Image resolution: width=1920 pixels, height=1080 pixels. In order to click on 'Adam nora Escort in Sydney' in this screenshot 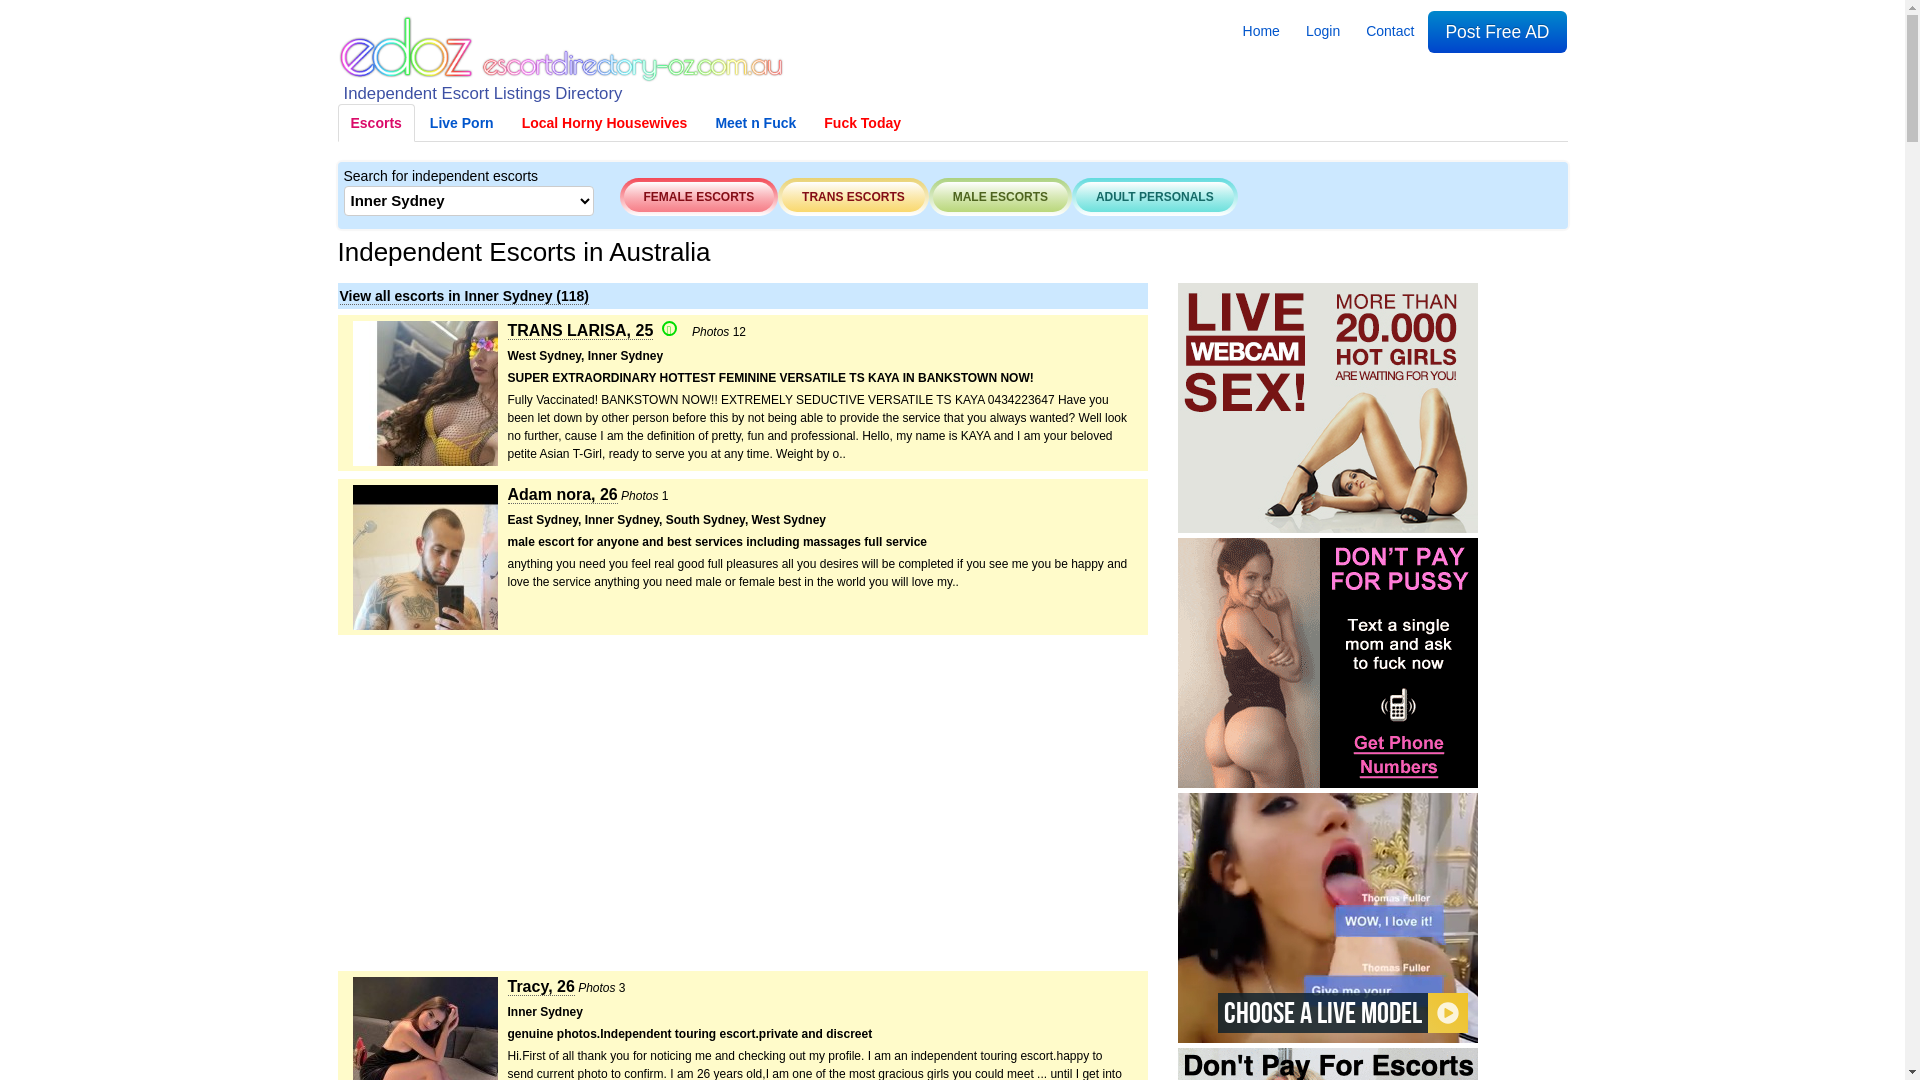, I will do `click(351, 559)`.